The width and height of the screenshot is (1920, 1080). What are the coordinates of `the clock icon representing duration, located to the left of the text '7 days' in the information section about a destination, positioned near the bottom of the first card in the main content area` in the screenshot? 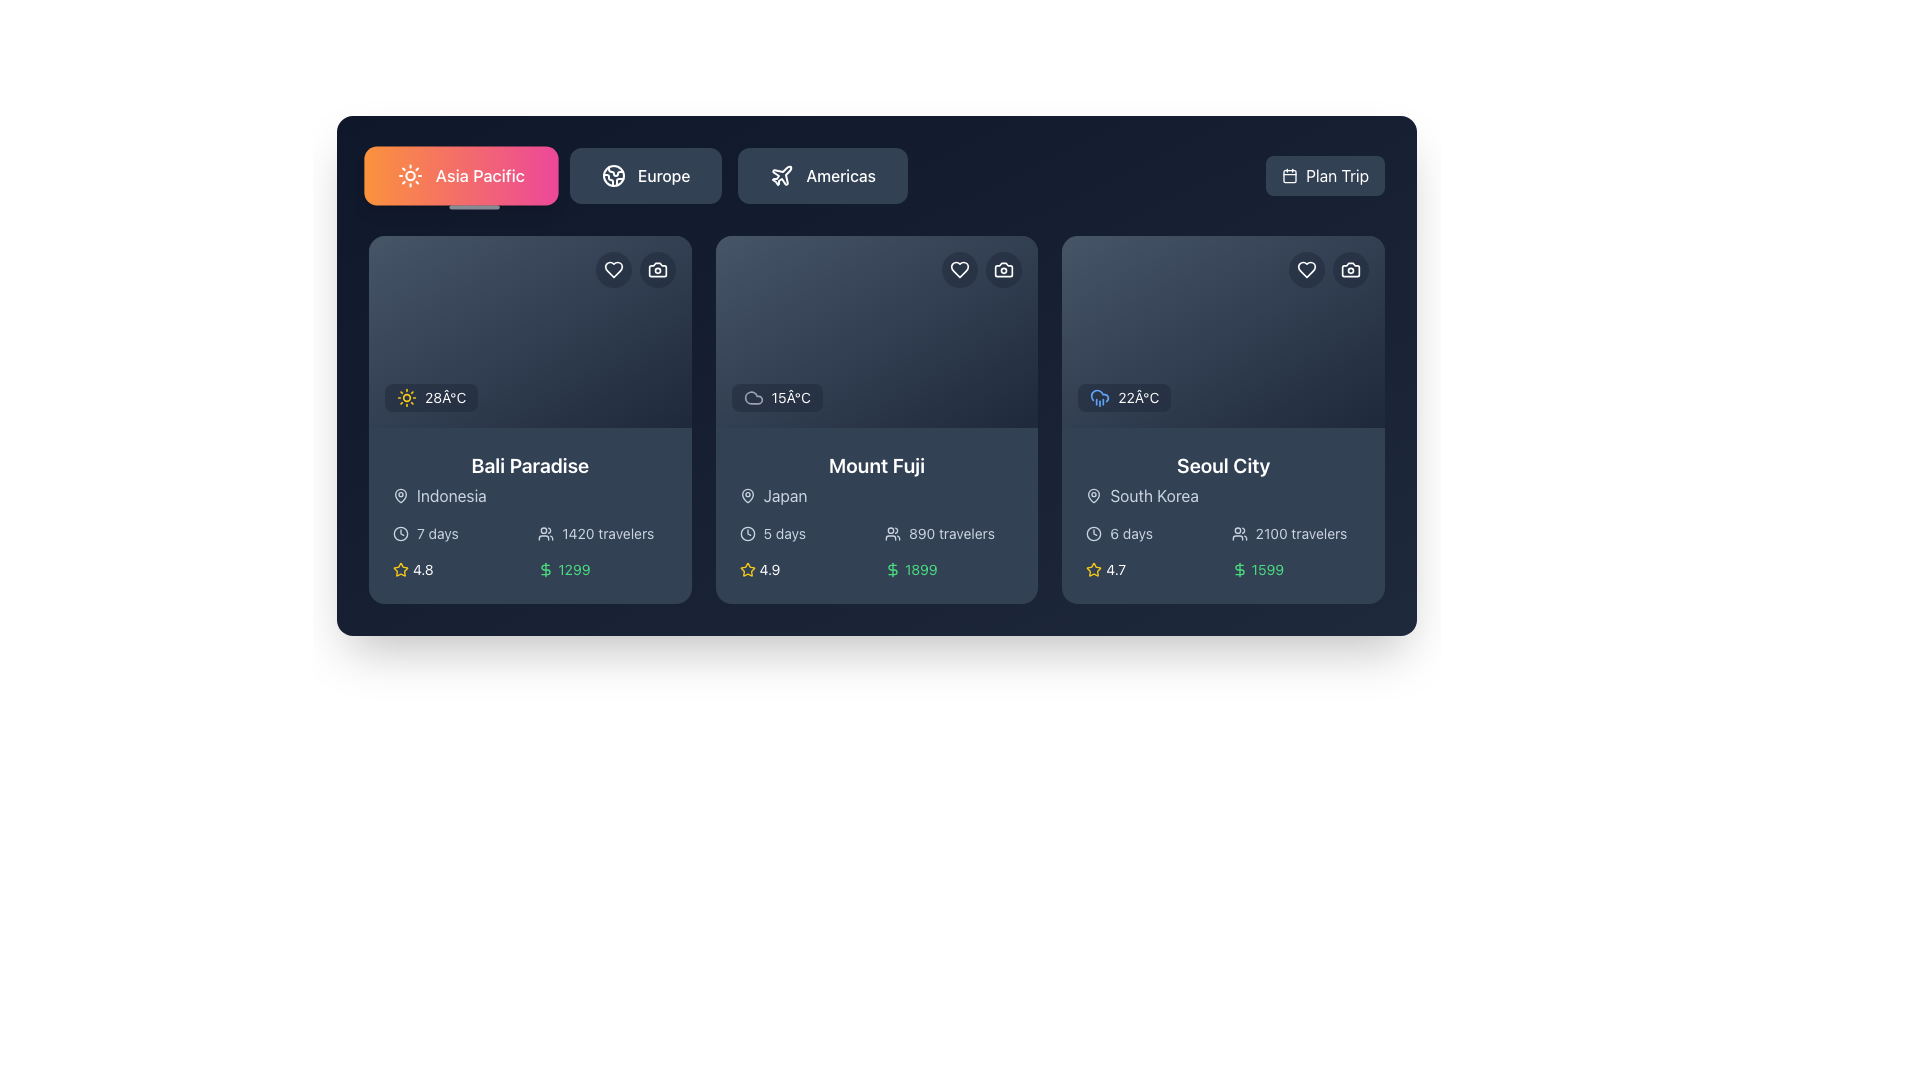 It's located at (400, 532).